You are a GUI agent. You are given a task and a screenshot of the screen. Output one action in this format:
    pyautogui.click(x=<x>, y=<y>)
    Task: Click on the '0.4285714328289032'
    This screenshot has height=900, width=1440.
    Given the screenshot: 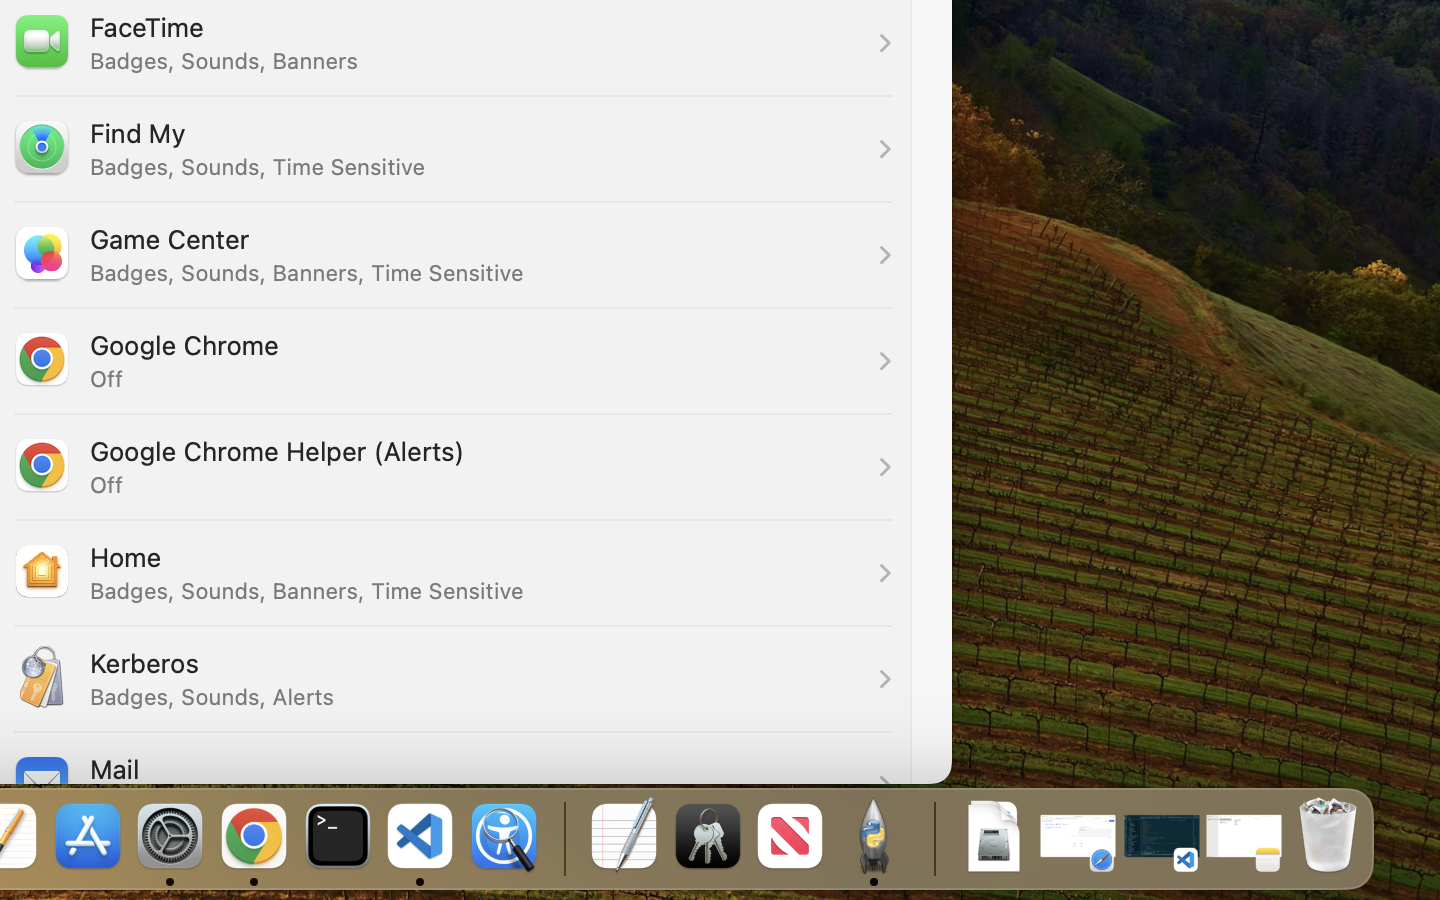 What is the action you would take?
    pyautogui.click(x=562, y=837)
    